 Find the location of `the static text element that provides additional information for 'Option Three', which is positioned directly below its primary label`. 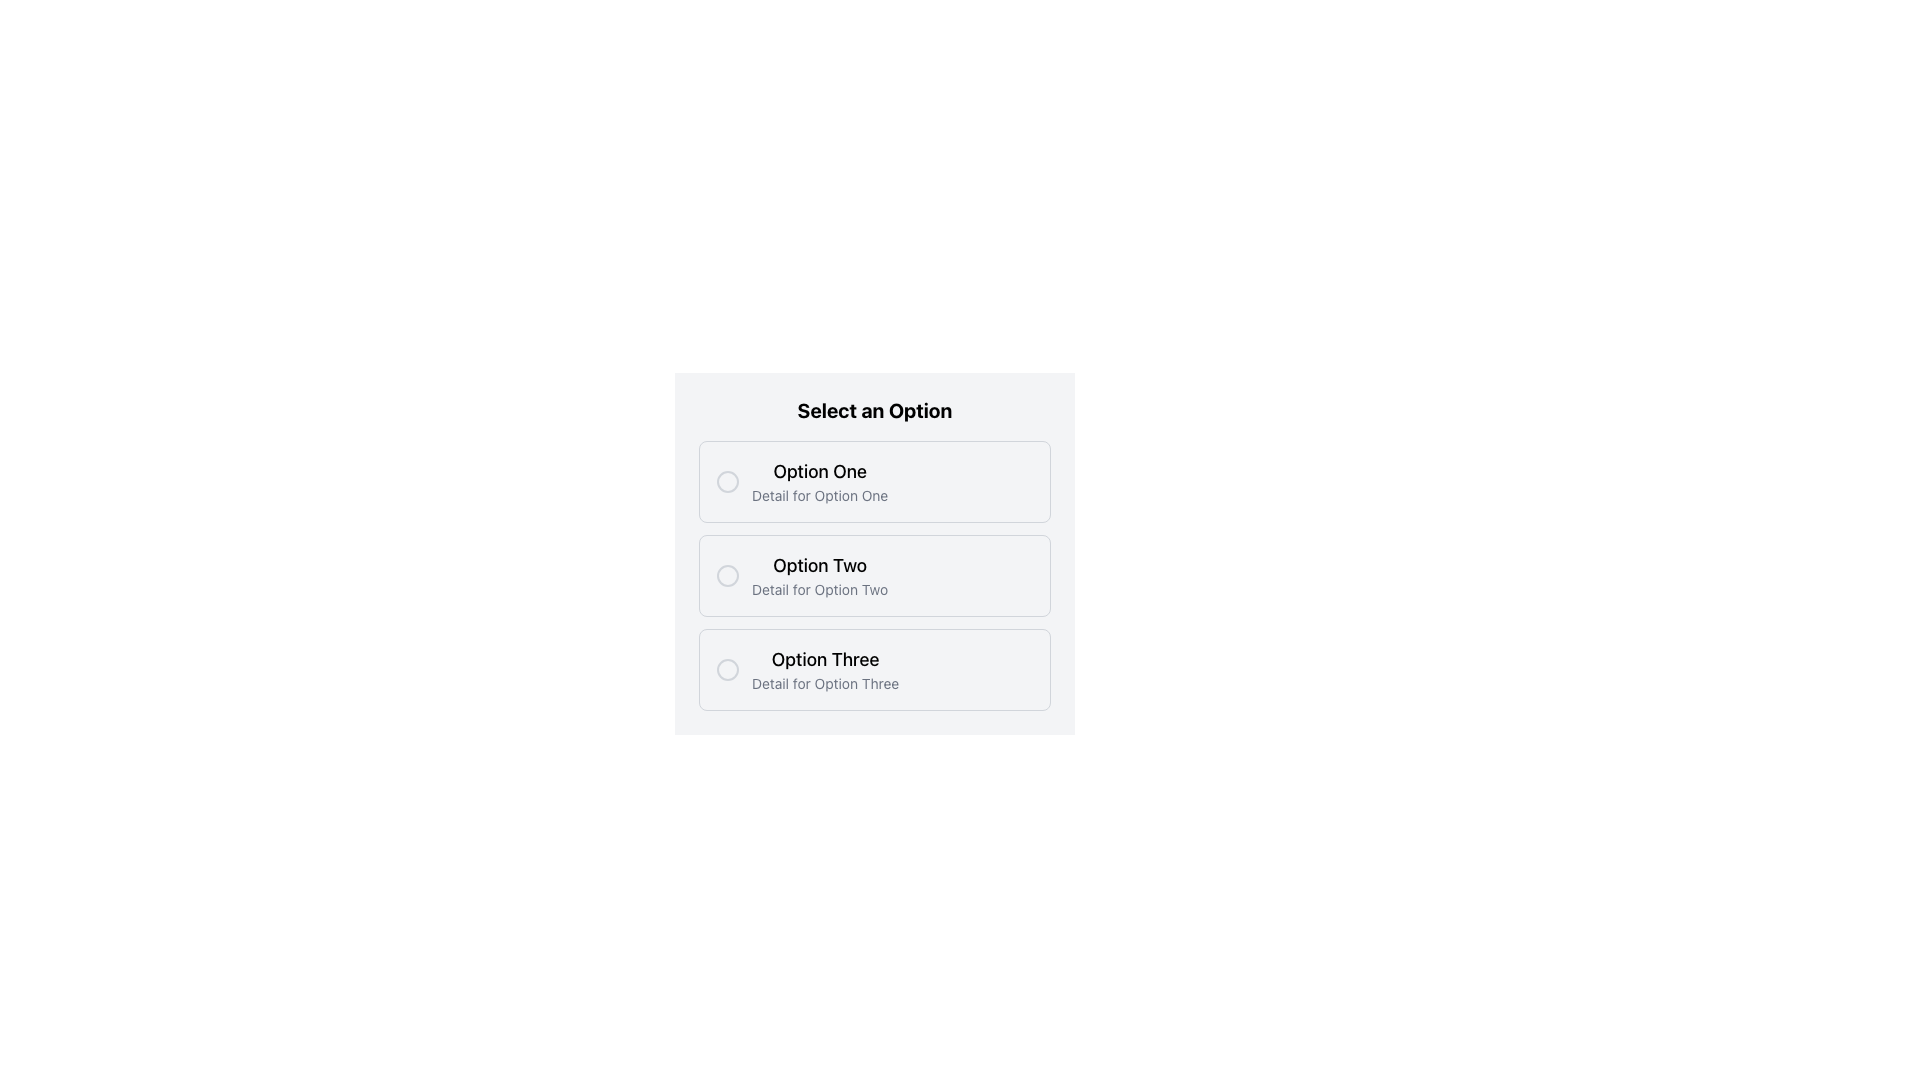

the static text element that provides additional information for 'Option Three', which is positioned directly below its primary label is located at coordinates (825, 682).